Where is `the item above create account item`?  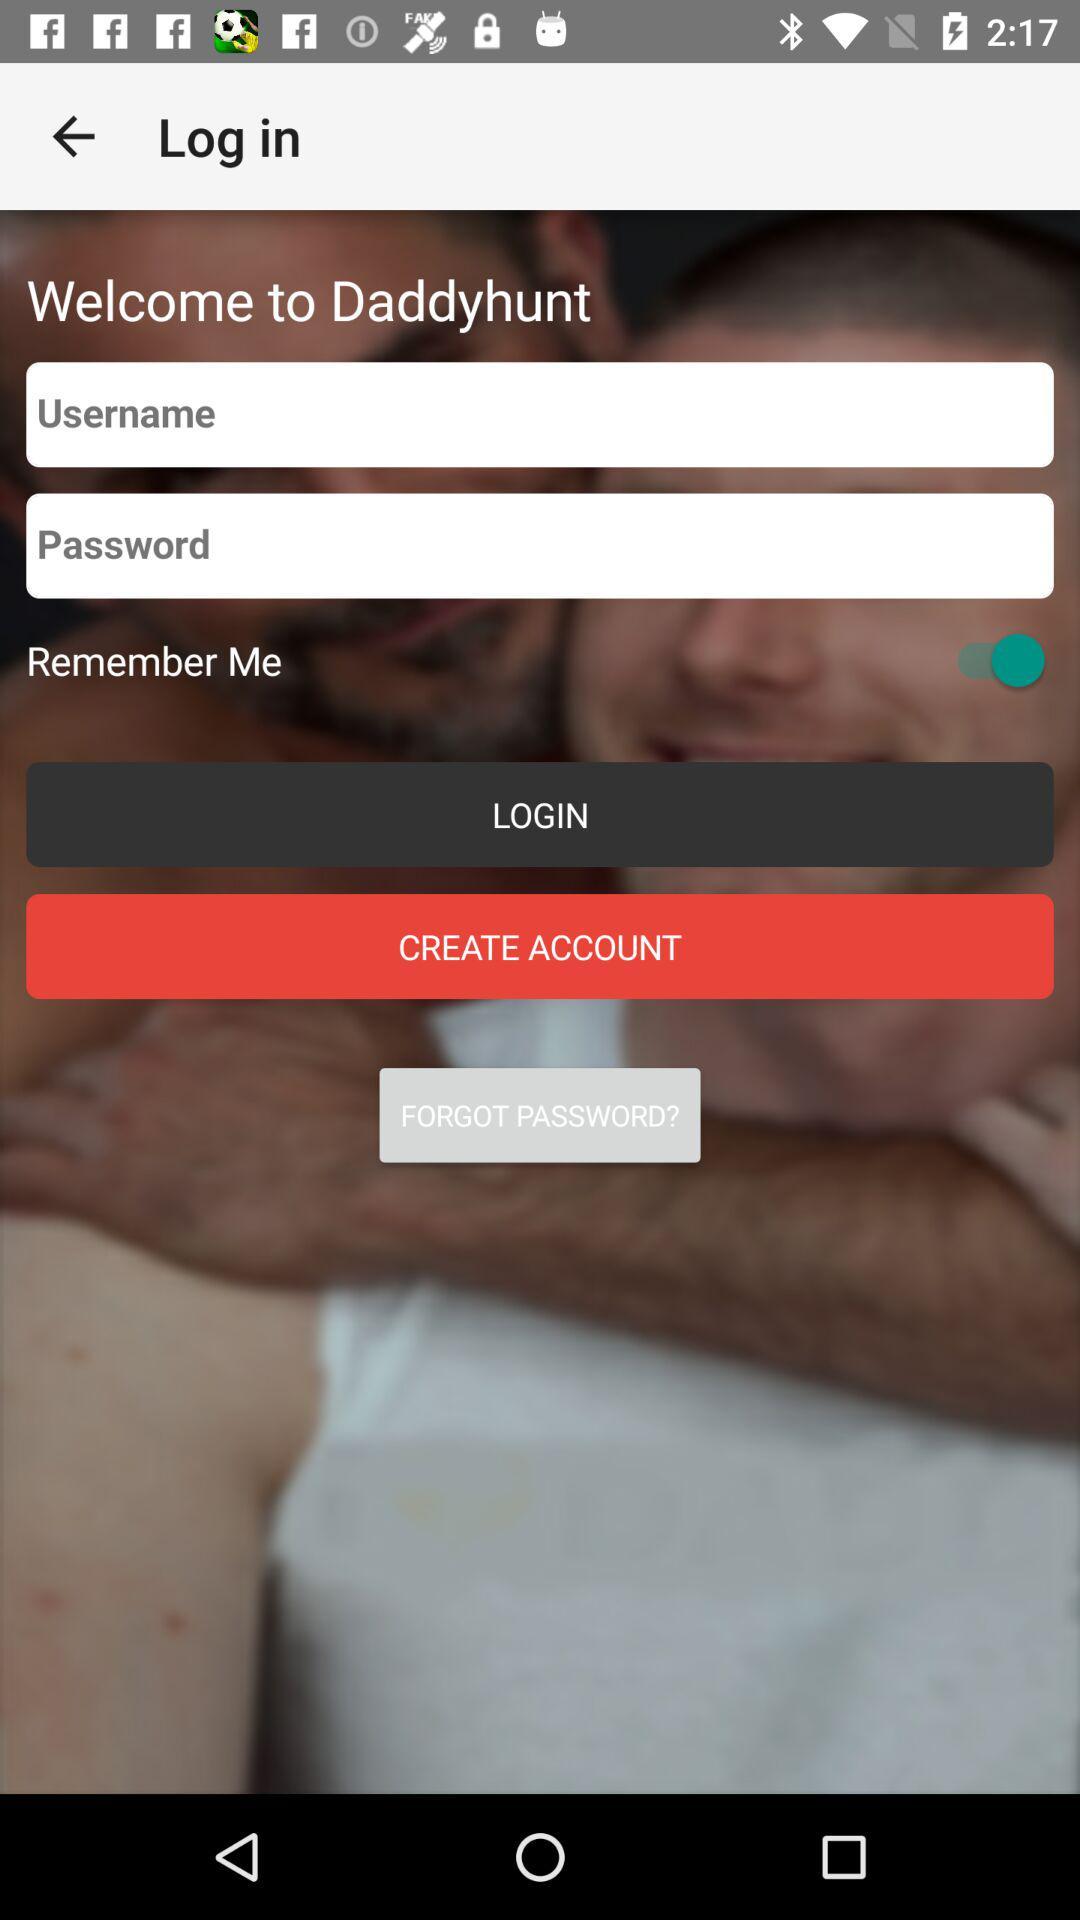
the item above create account item is located at coordinates (540, 814).